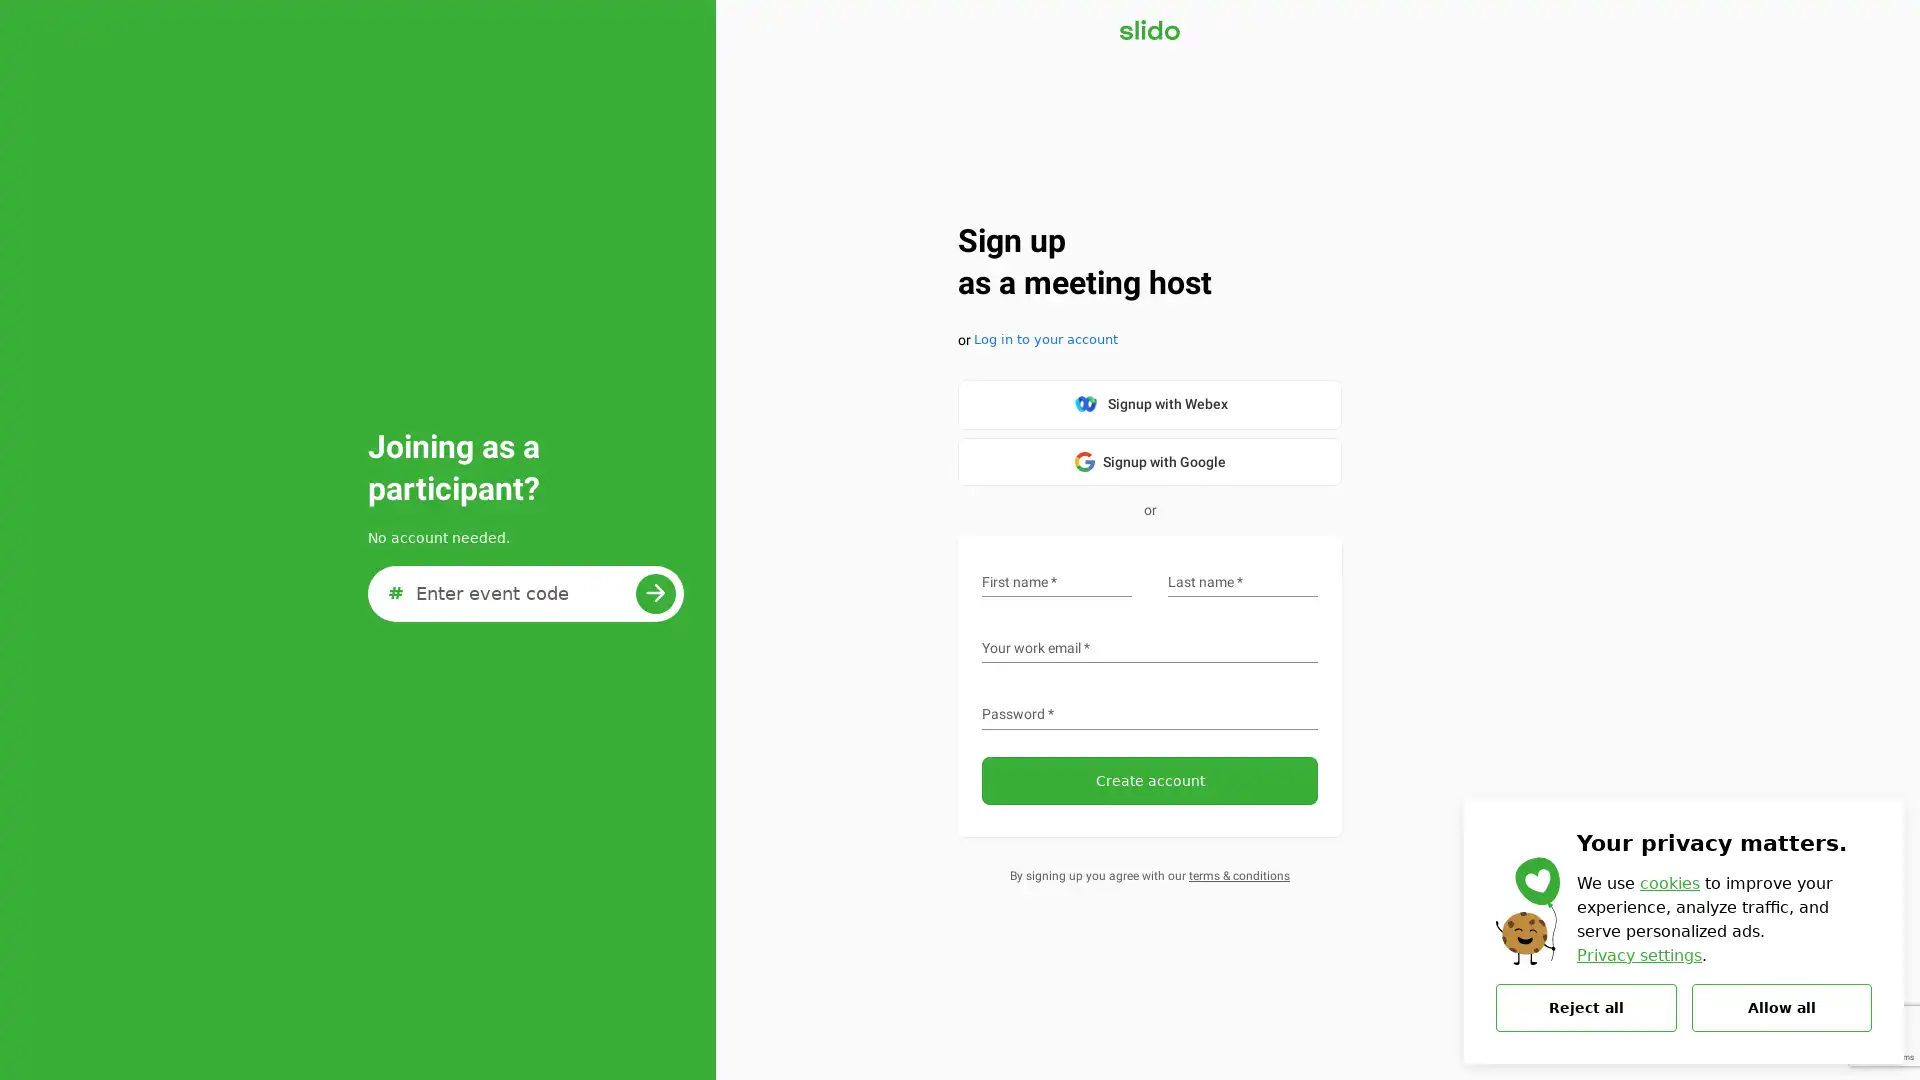 The width and height of the screenshot is (1920, 1080). Describe the element at coordinates (1150, 461) in the screenshot. I see `google-logo Signup with Google` at that location.